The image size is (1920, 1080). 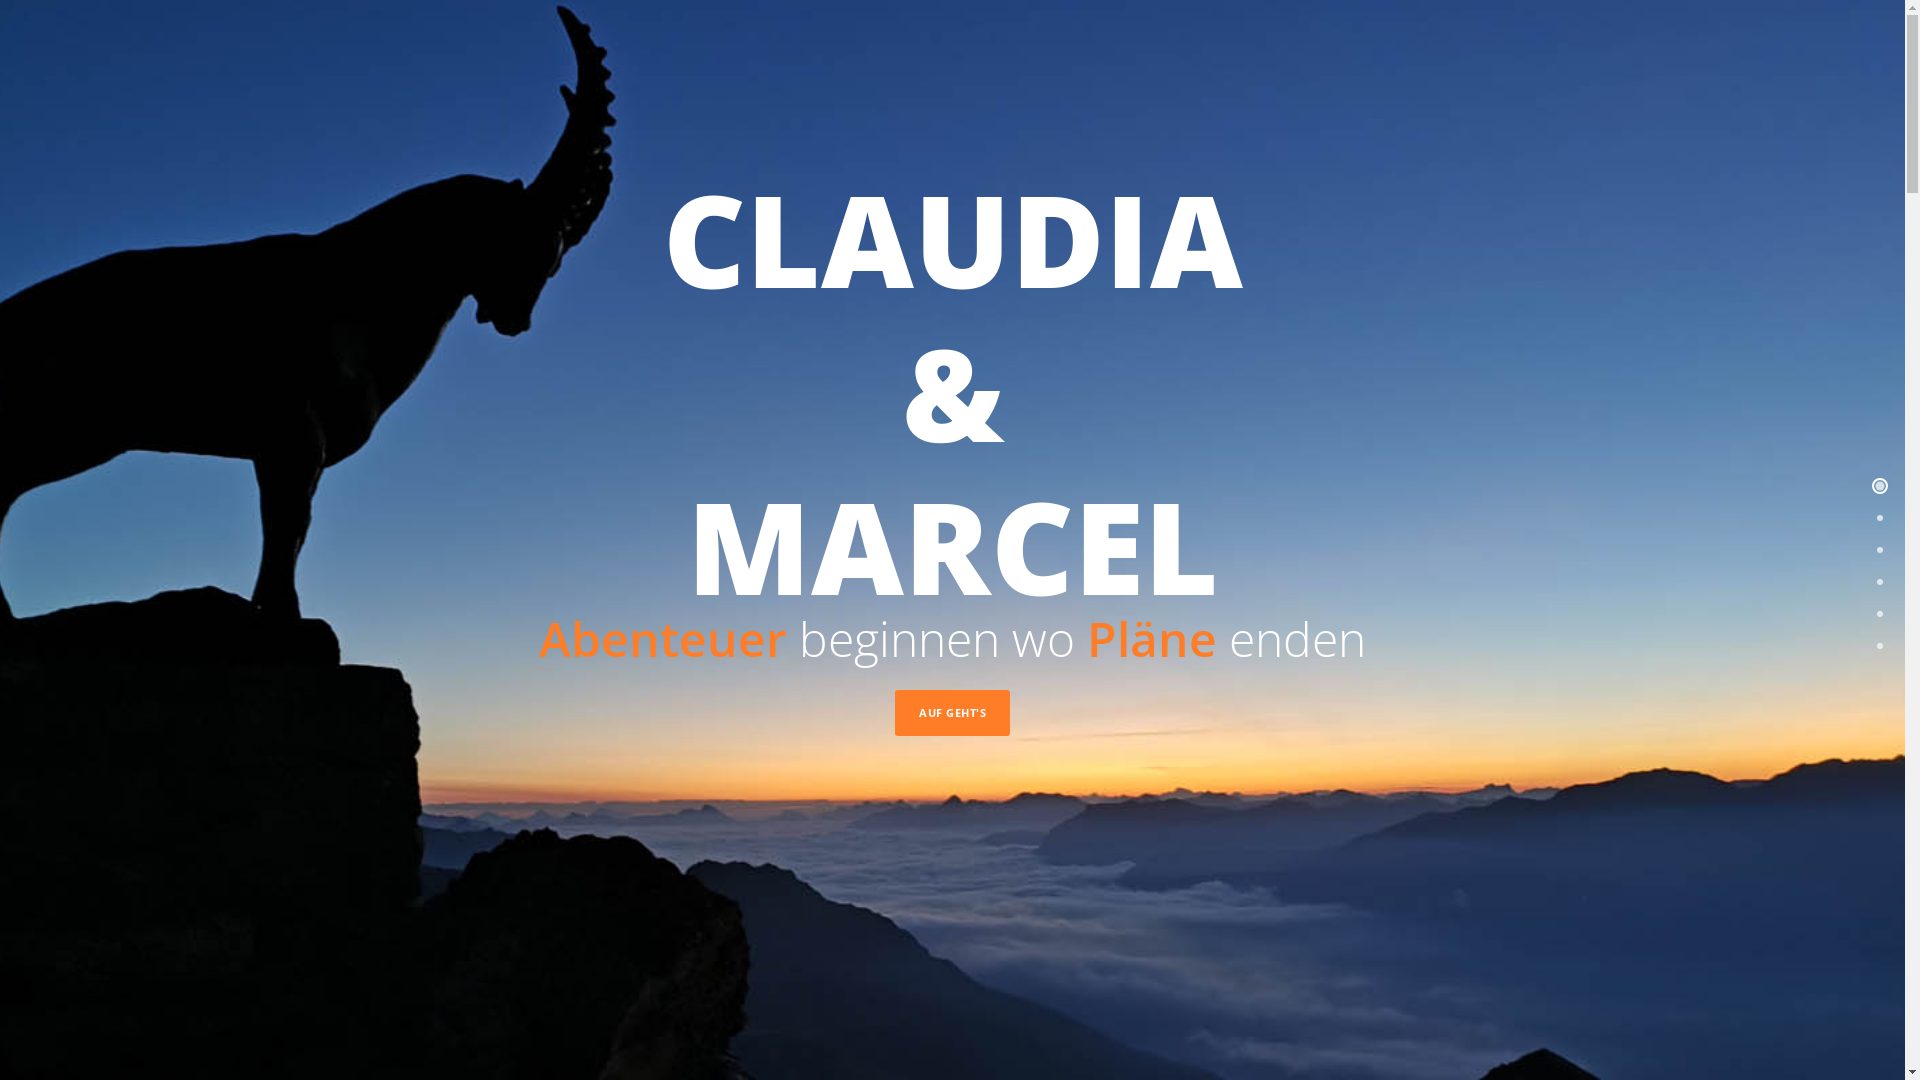 I want to click on 'AUF GEHT'S', so click(x=893, y=712).